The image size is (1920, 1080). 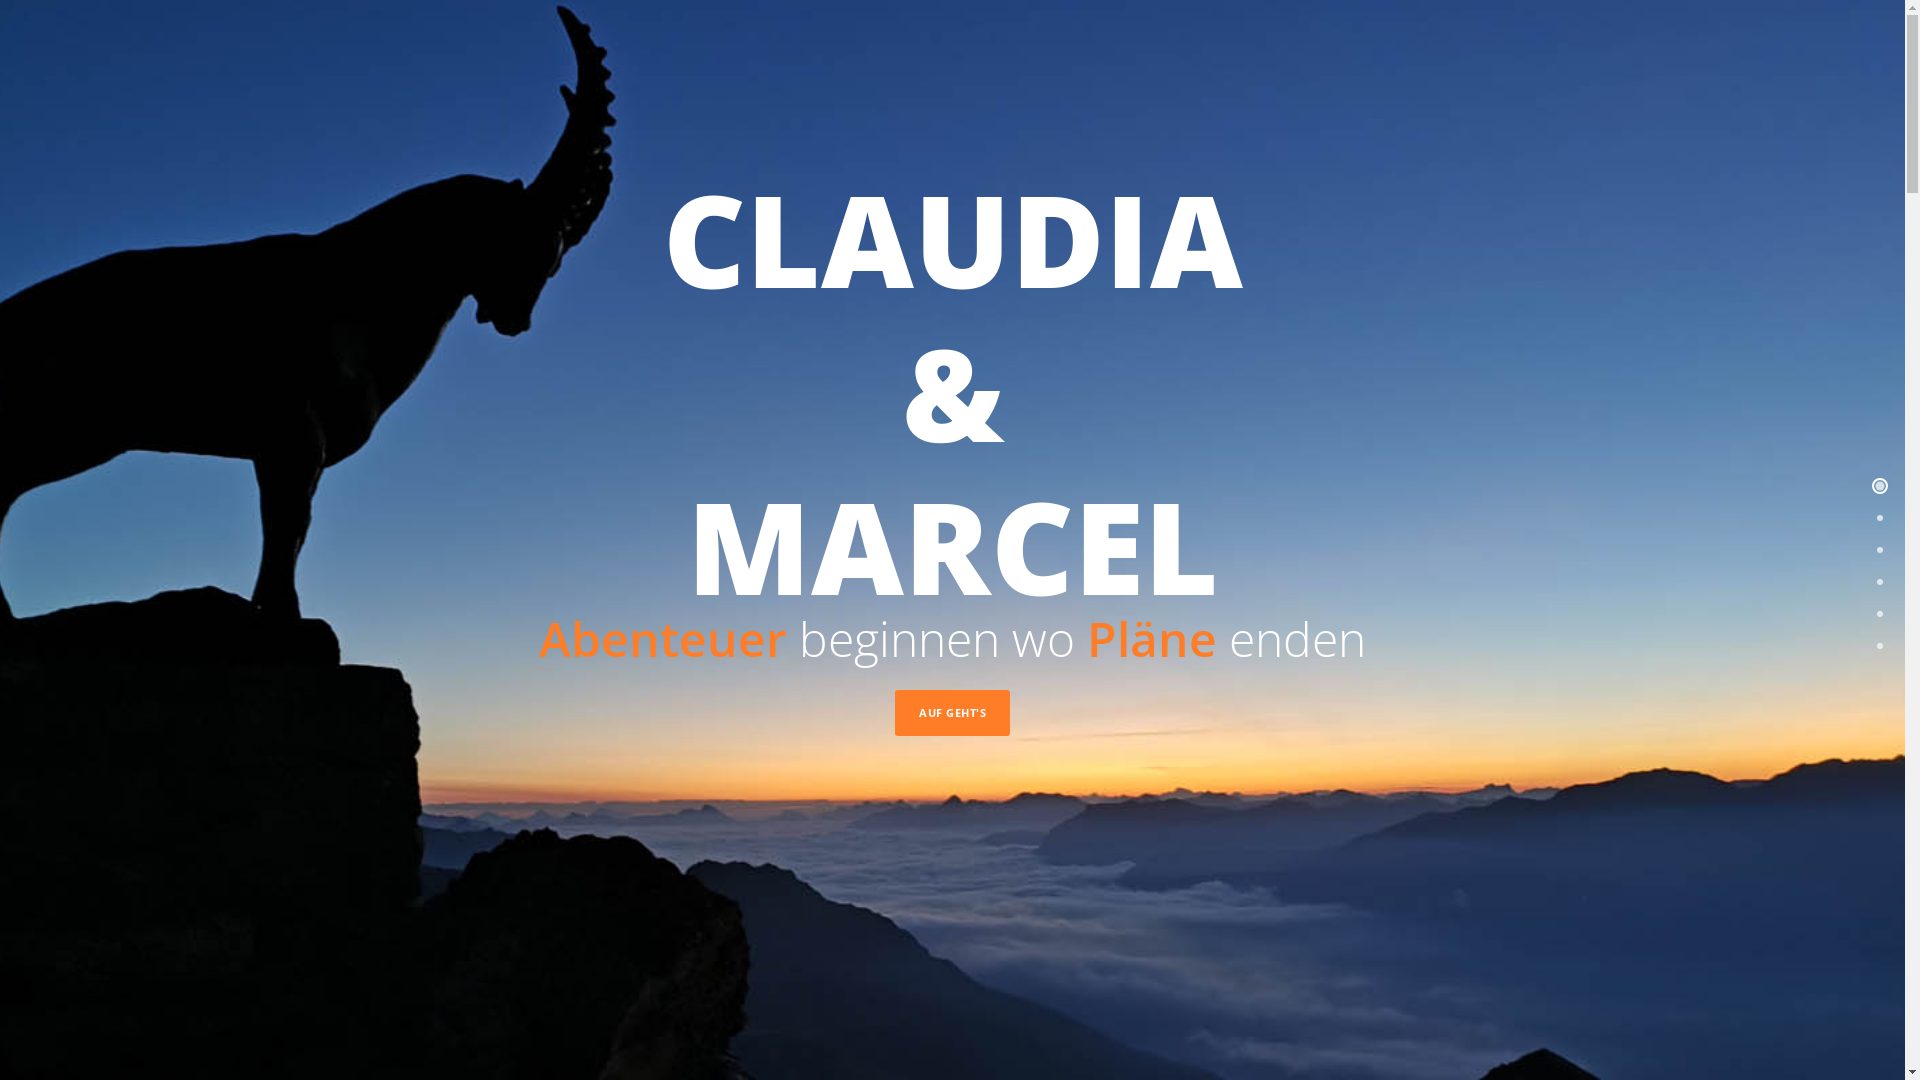 I want to click on 'AUF GEHT'S', so click(x=893, y=712).